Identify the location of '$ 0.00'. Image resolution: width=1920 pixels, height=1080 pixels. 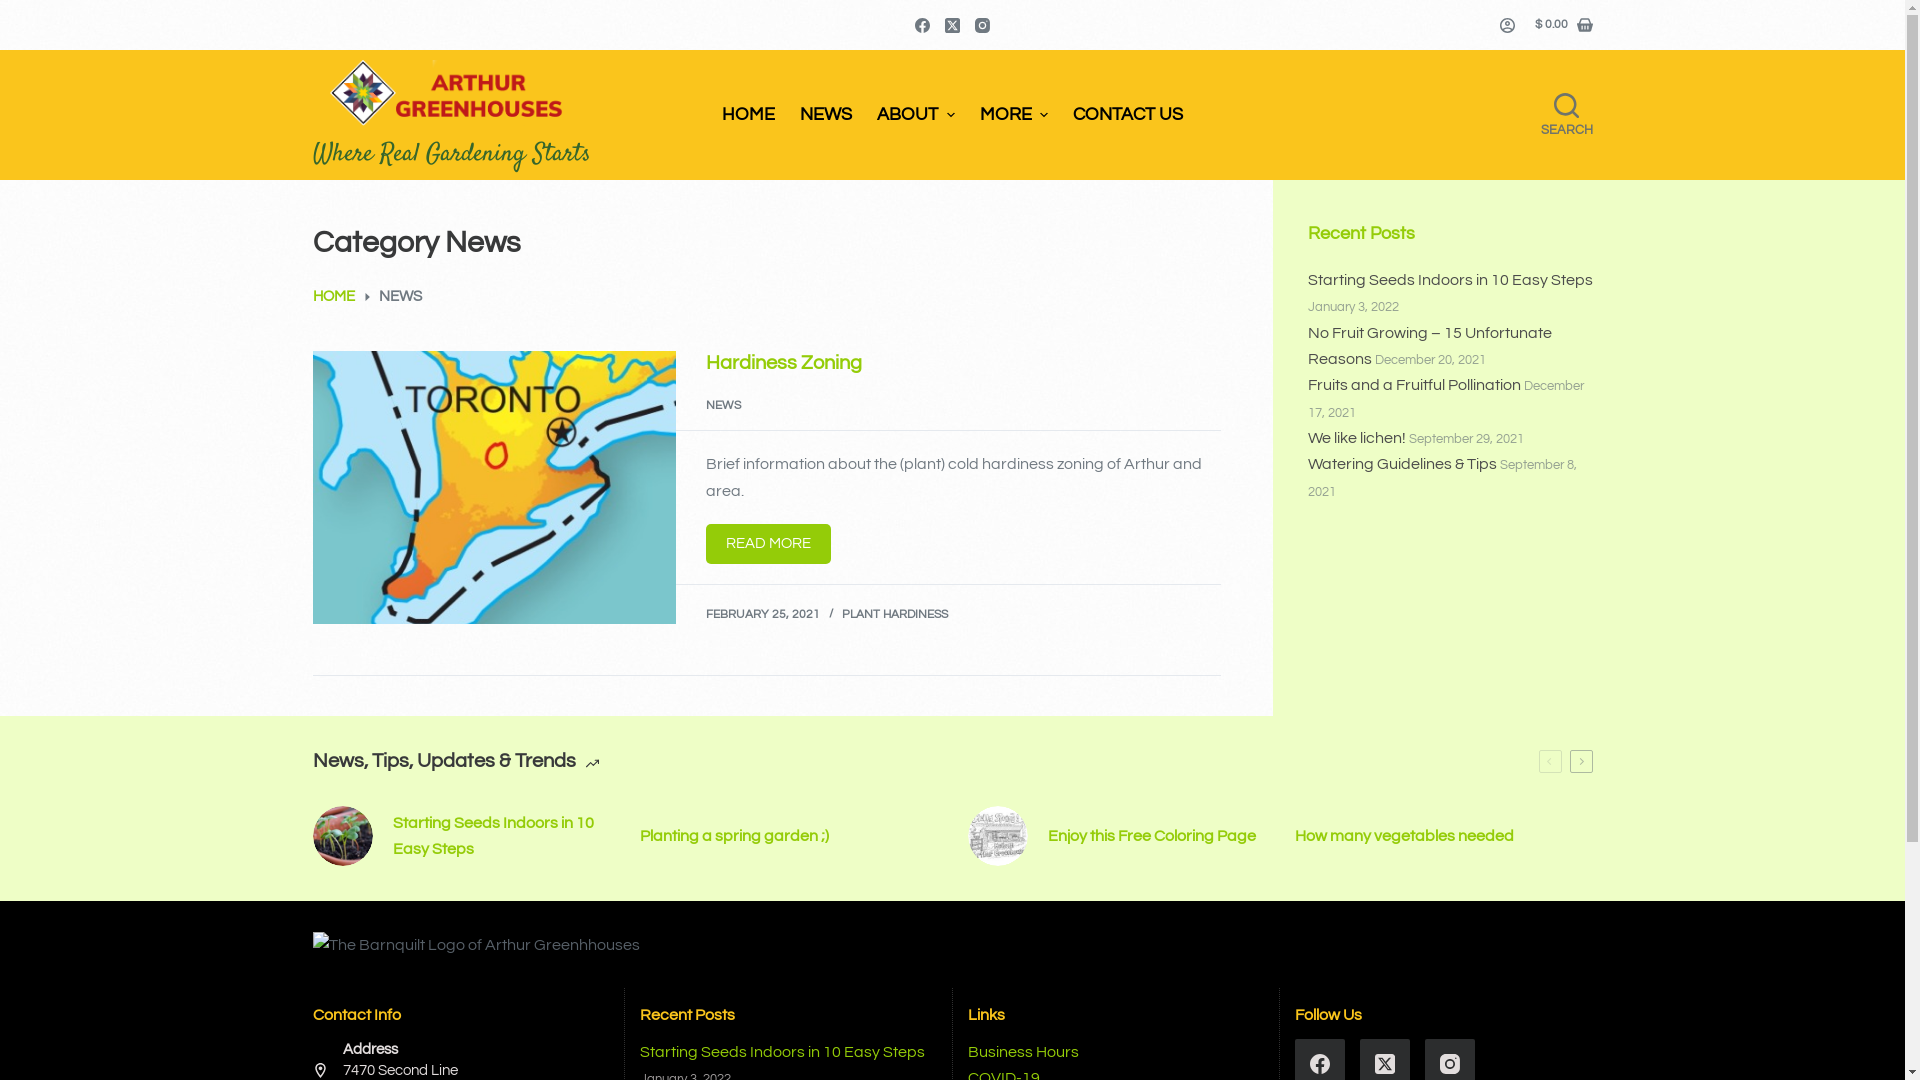
(1562, 24).